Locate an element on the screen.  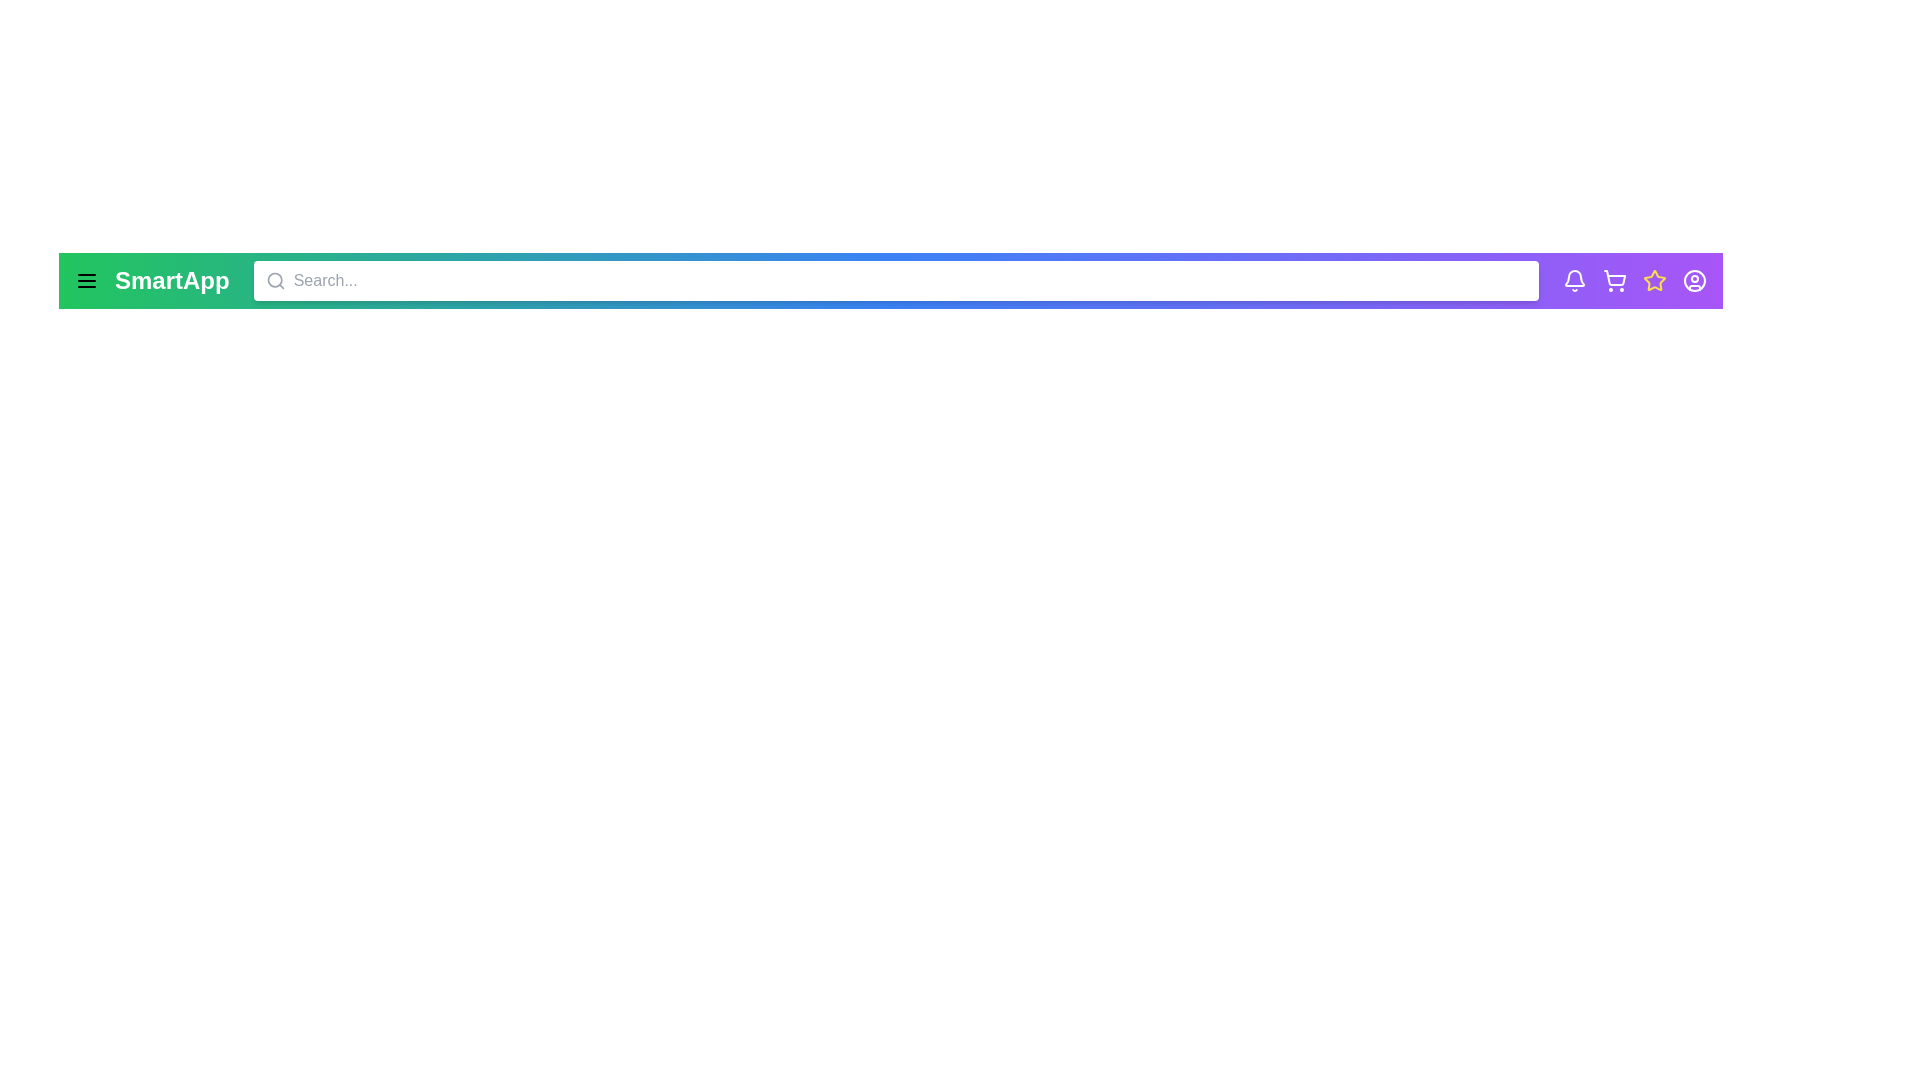
the bell icon to activate notifications is located at coordinates (1573, 281).